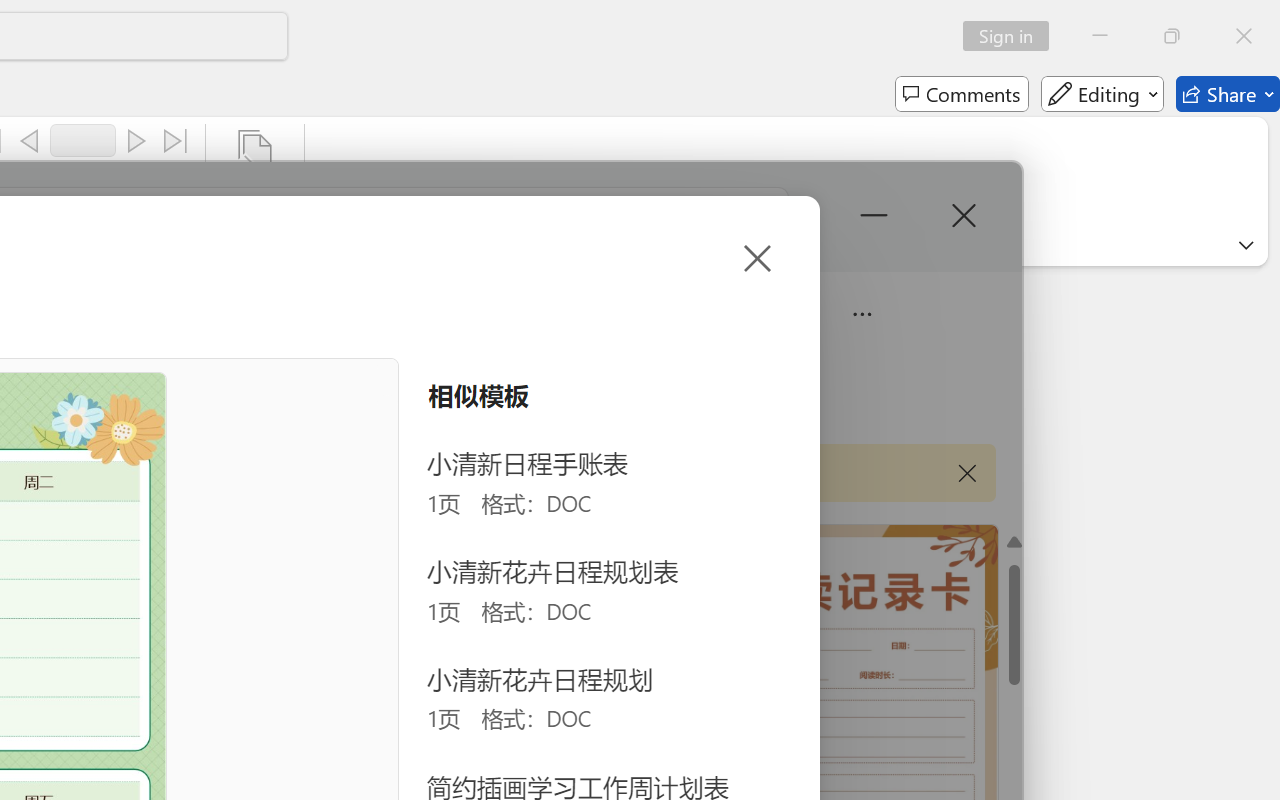 This screenshot has width=1280, height=800. I want to click on 'Last', so click(176, 141).